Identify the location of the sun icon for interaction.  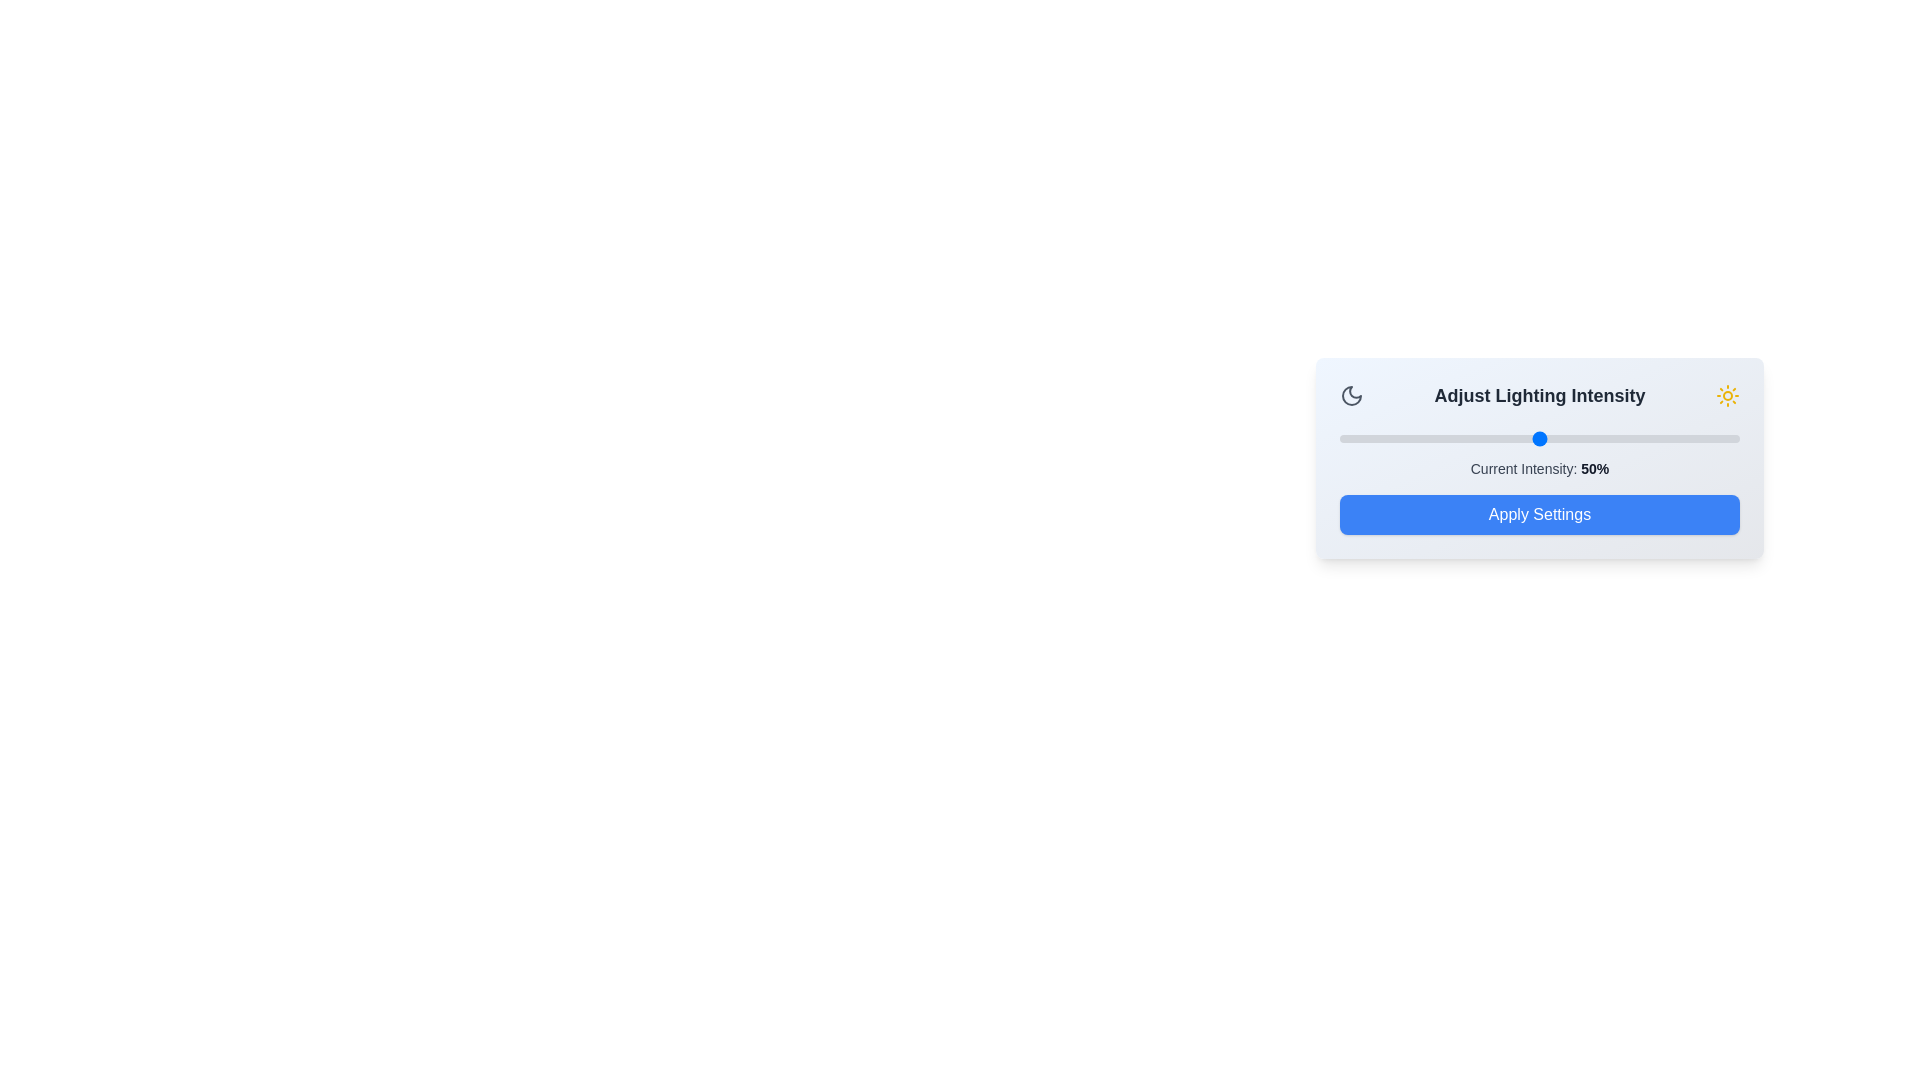
(1727, 396).